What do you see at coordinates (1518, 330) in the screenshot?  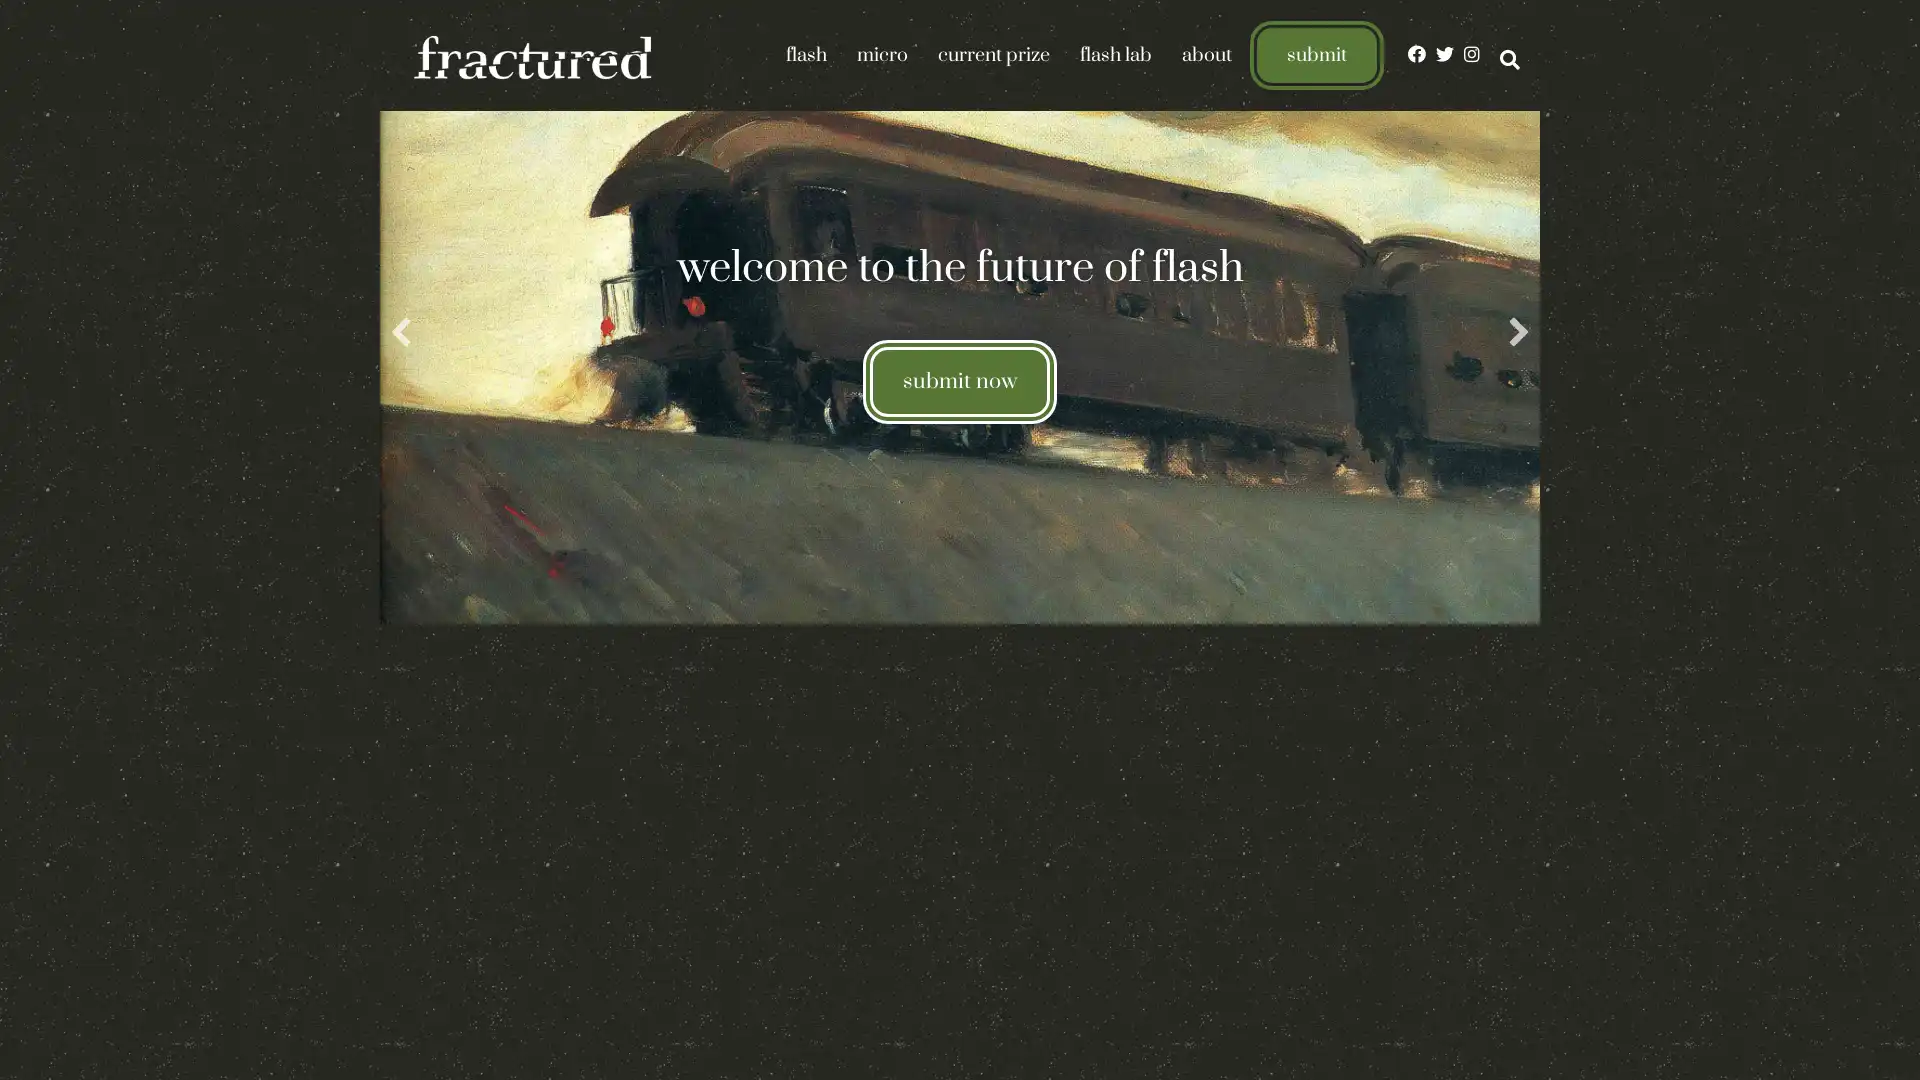 I see `next` at bounding box center [1518, 330].